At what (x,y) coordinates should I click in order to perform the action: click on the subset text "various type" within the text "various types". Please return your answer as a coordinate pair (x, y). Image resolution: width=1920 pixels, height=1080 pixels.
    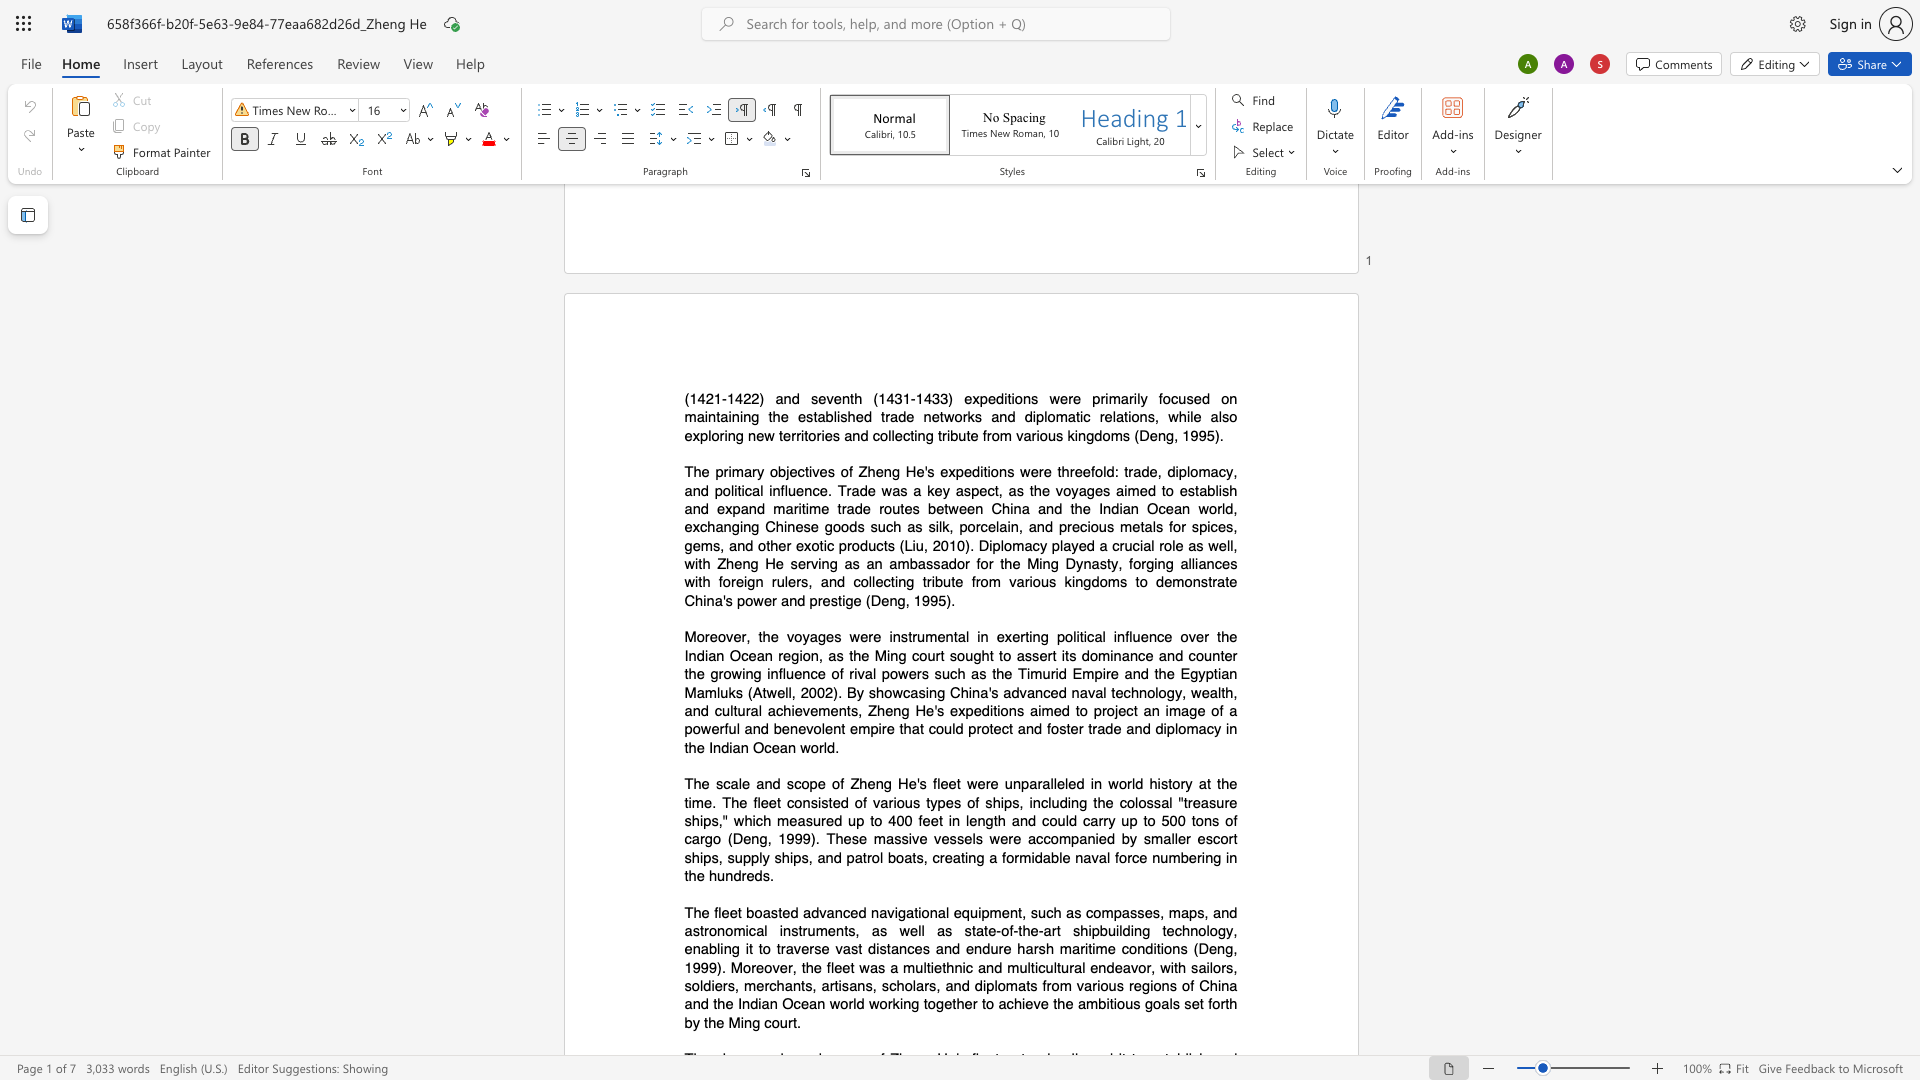
    Looking at the image, I should click on (873, 801).